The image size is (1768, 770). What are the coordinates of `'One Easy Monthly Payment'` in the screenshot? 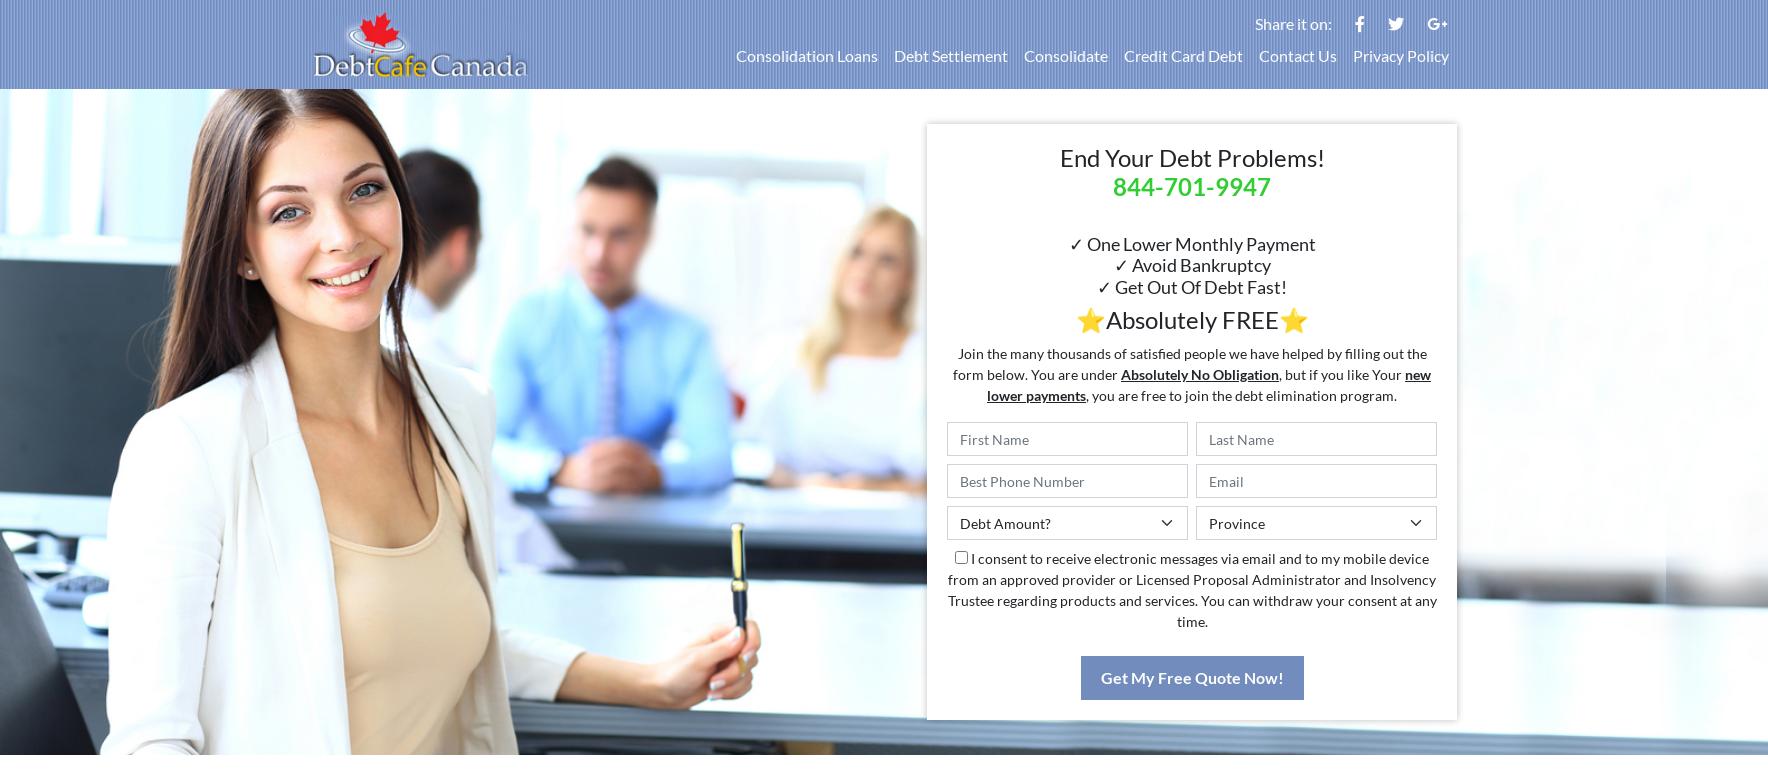 It's located at (1171, 708).